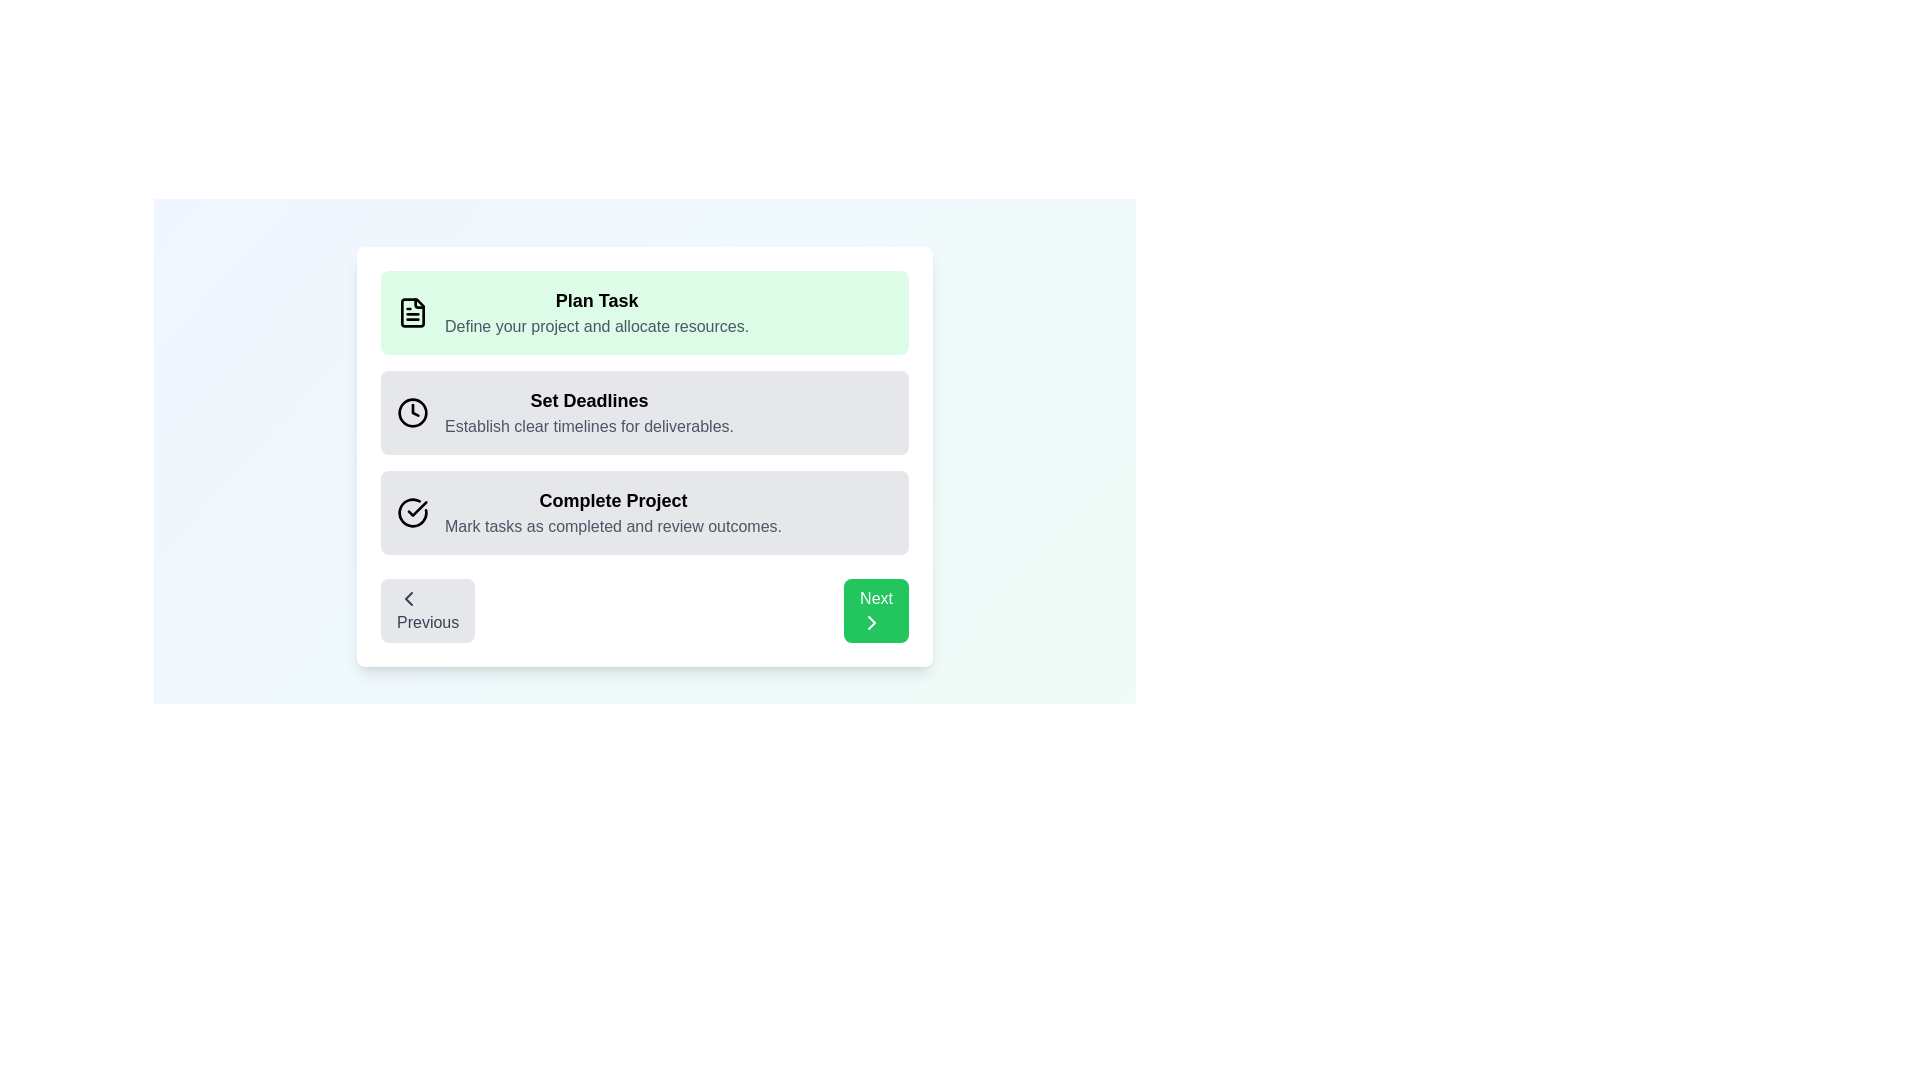  What do you see at coordinates (644, 438) in the screenshot?
I see `the background container of the TaskManagementSteps component` at bounding box center [644, 438].